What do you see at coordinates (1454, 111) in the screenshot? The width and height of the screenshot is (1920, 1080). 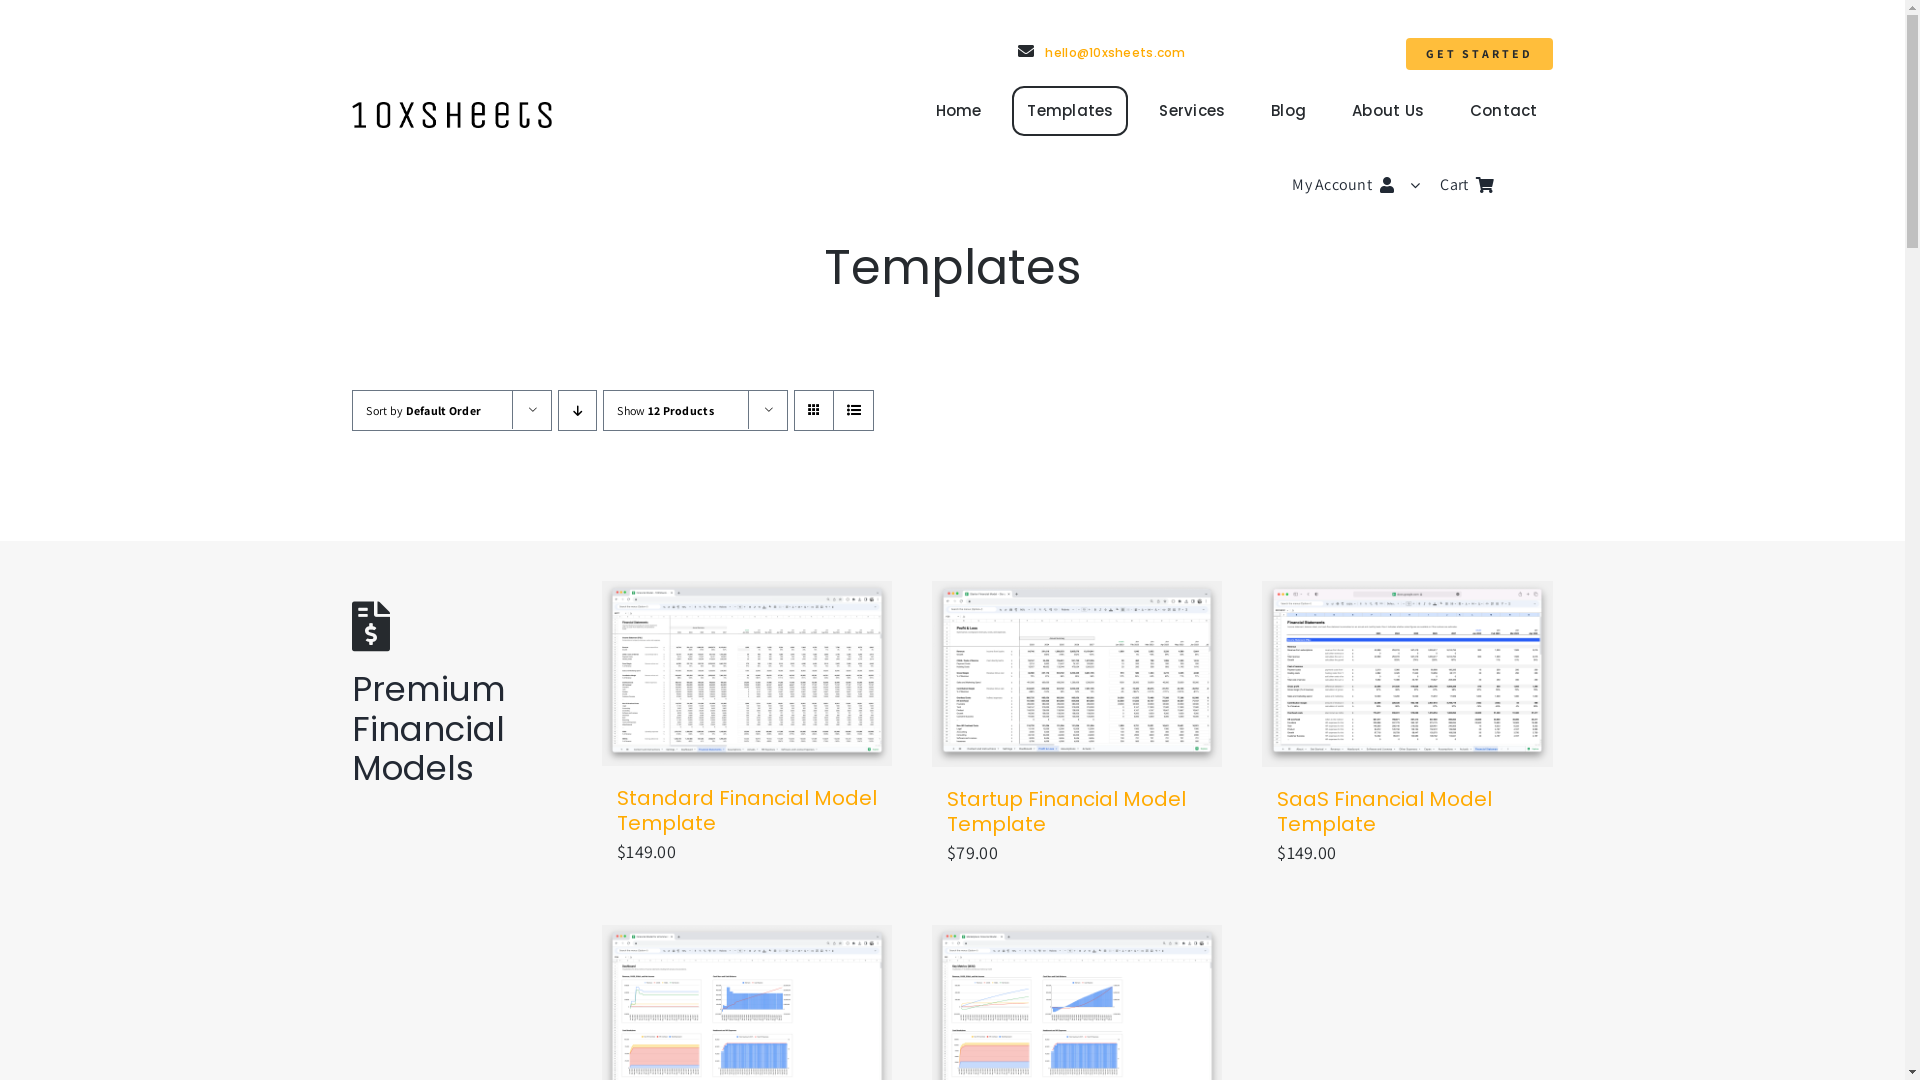 I see `'Contact'` at bounding box center [1454, 111].